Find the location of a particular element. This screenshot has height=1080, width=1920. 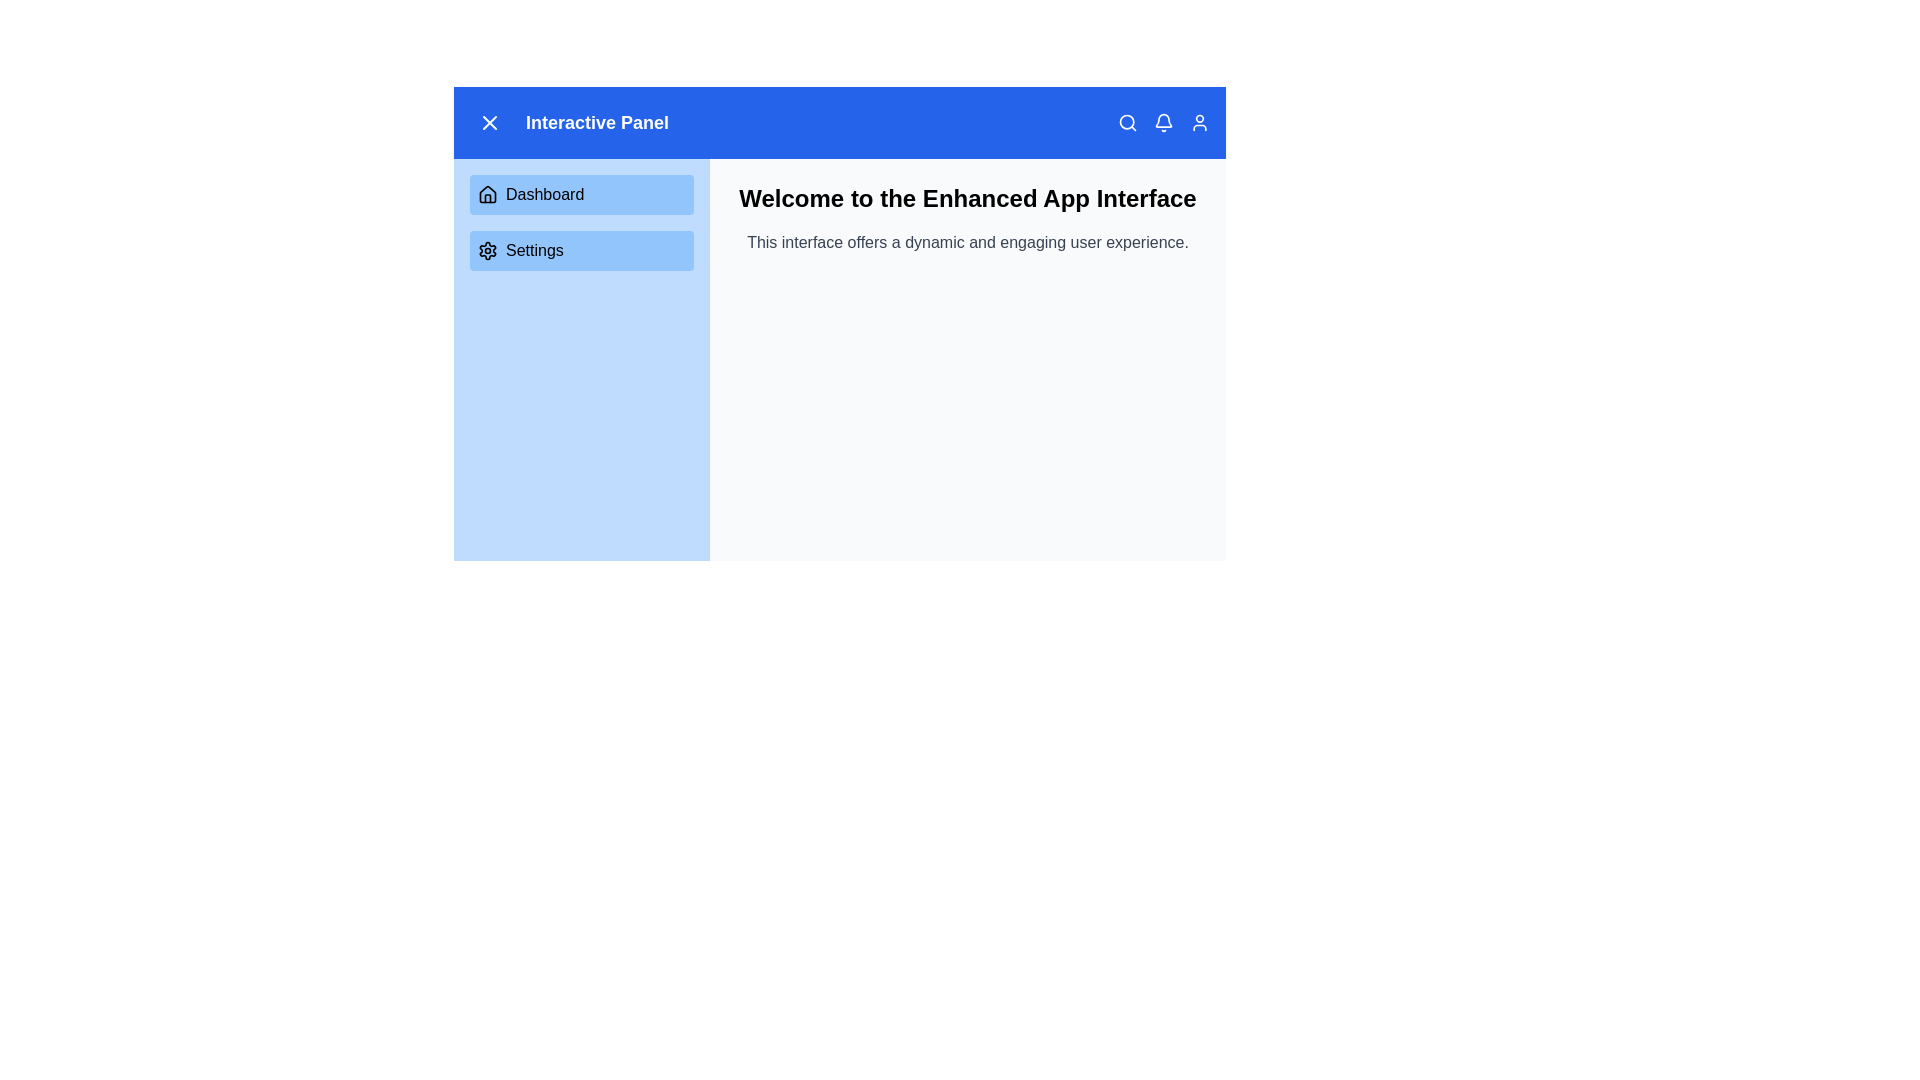

the 'Settings' icon located in the left panel, specifically the second list item below the 'Dashboard' button is located at coordinates (488, 249).